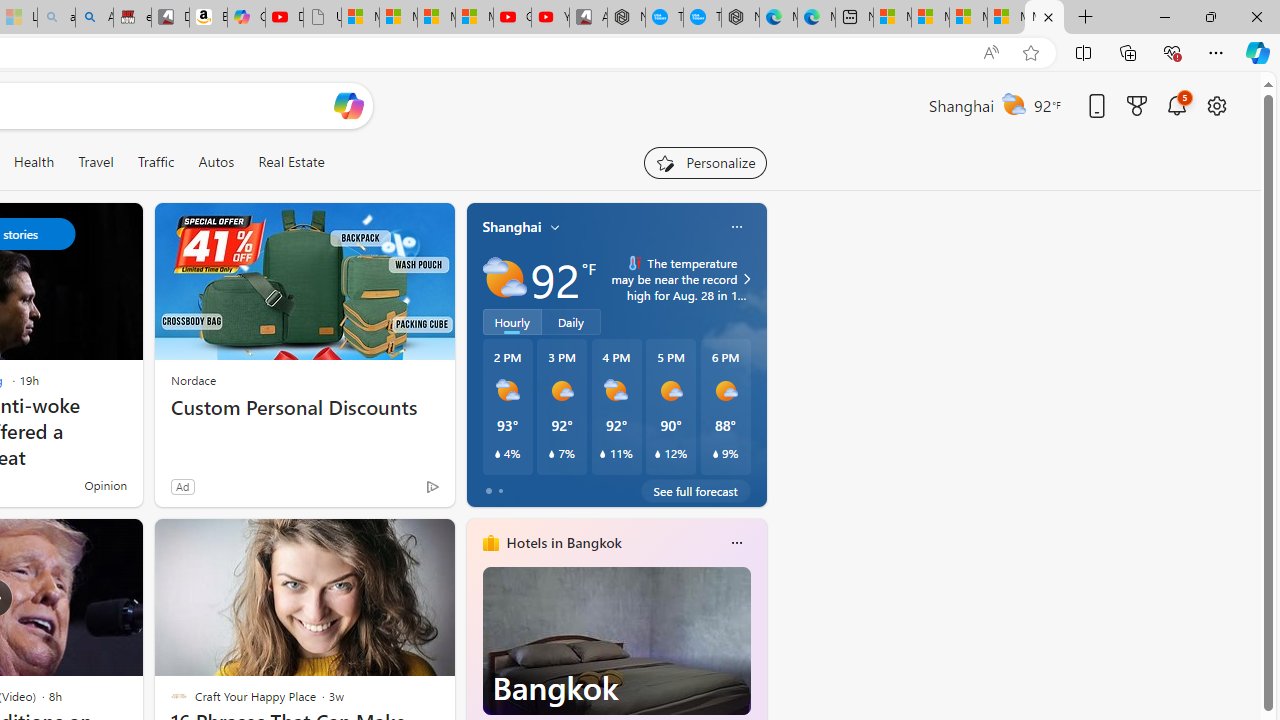  What do you see at coordinates (570, 320) in the screenshot?
I see `'Daily'` at bounding box center [570, 320].